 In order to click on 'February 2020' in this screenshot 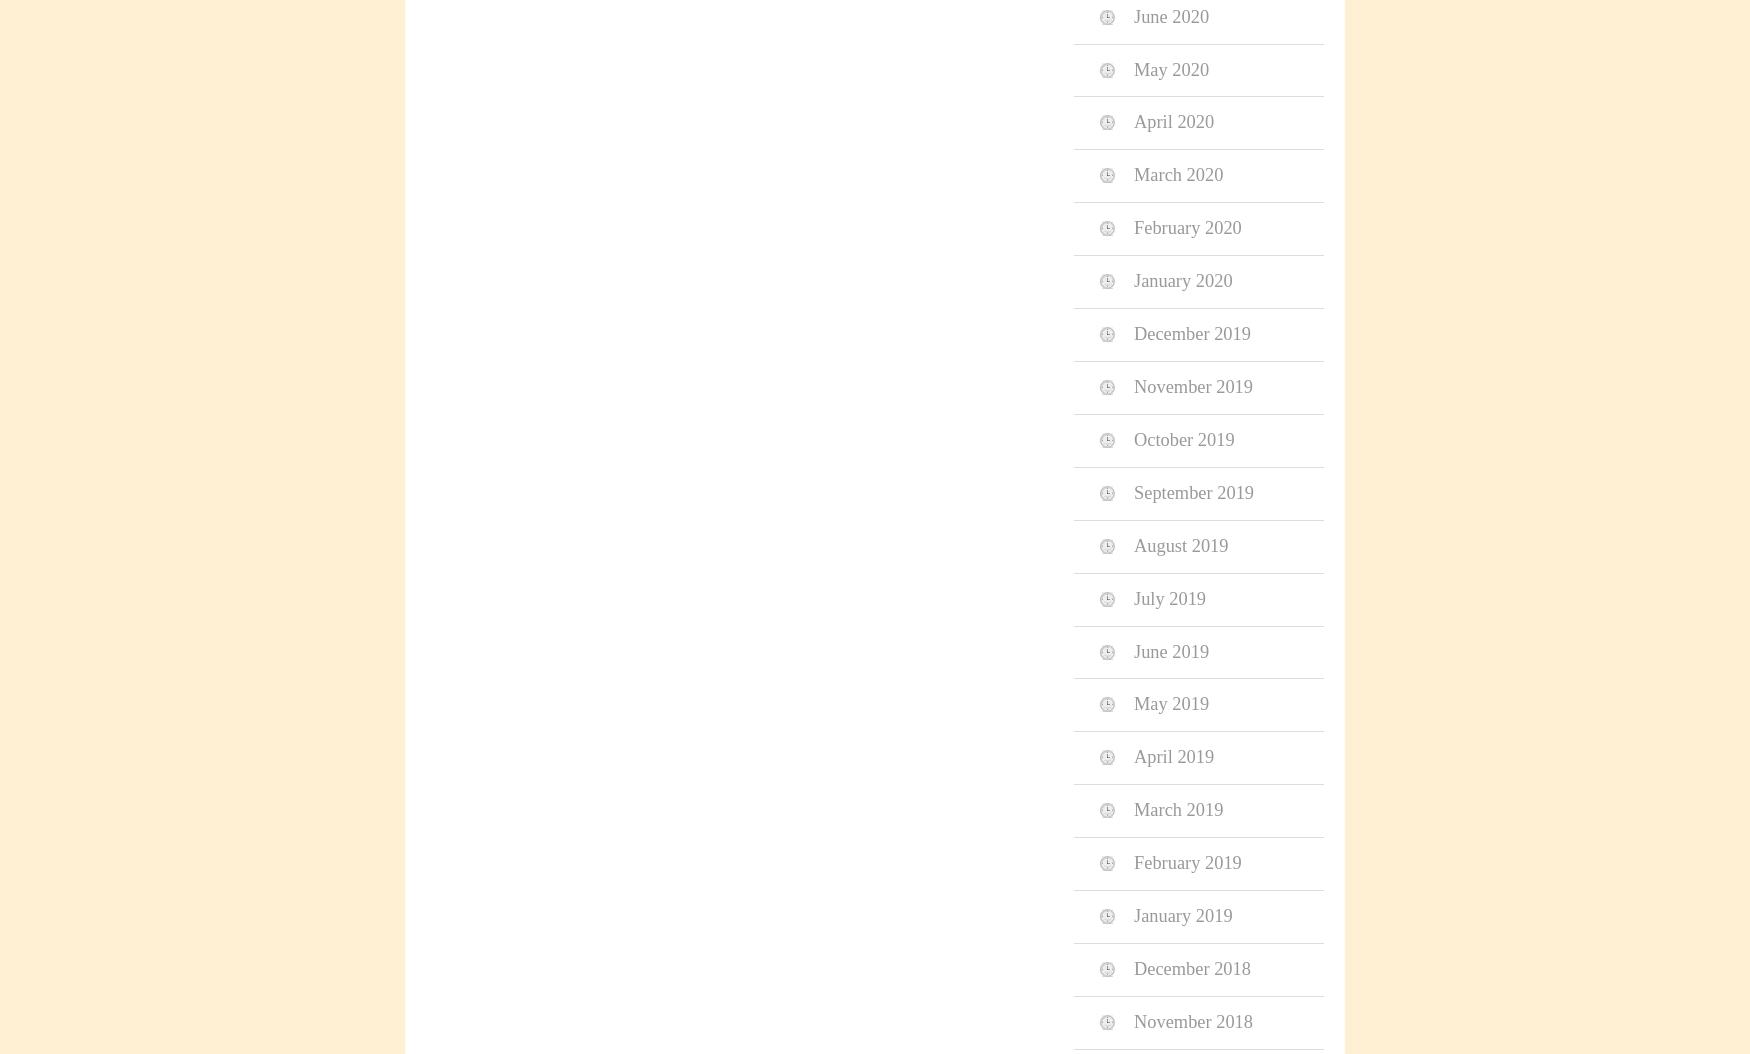, I will do `click(1186, 227)`.